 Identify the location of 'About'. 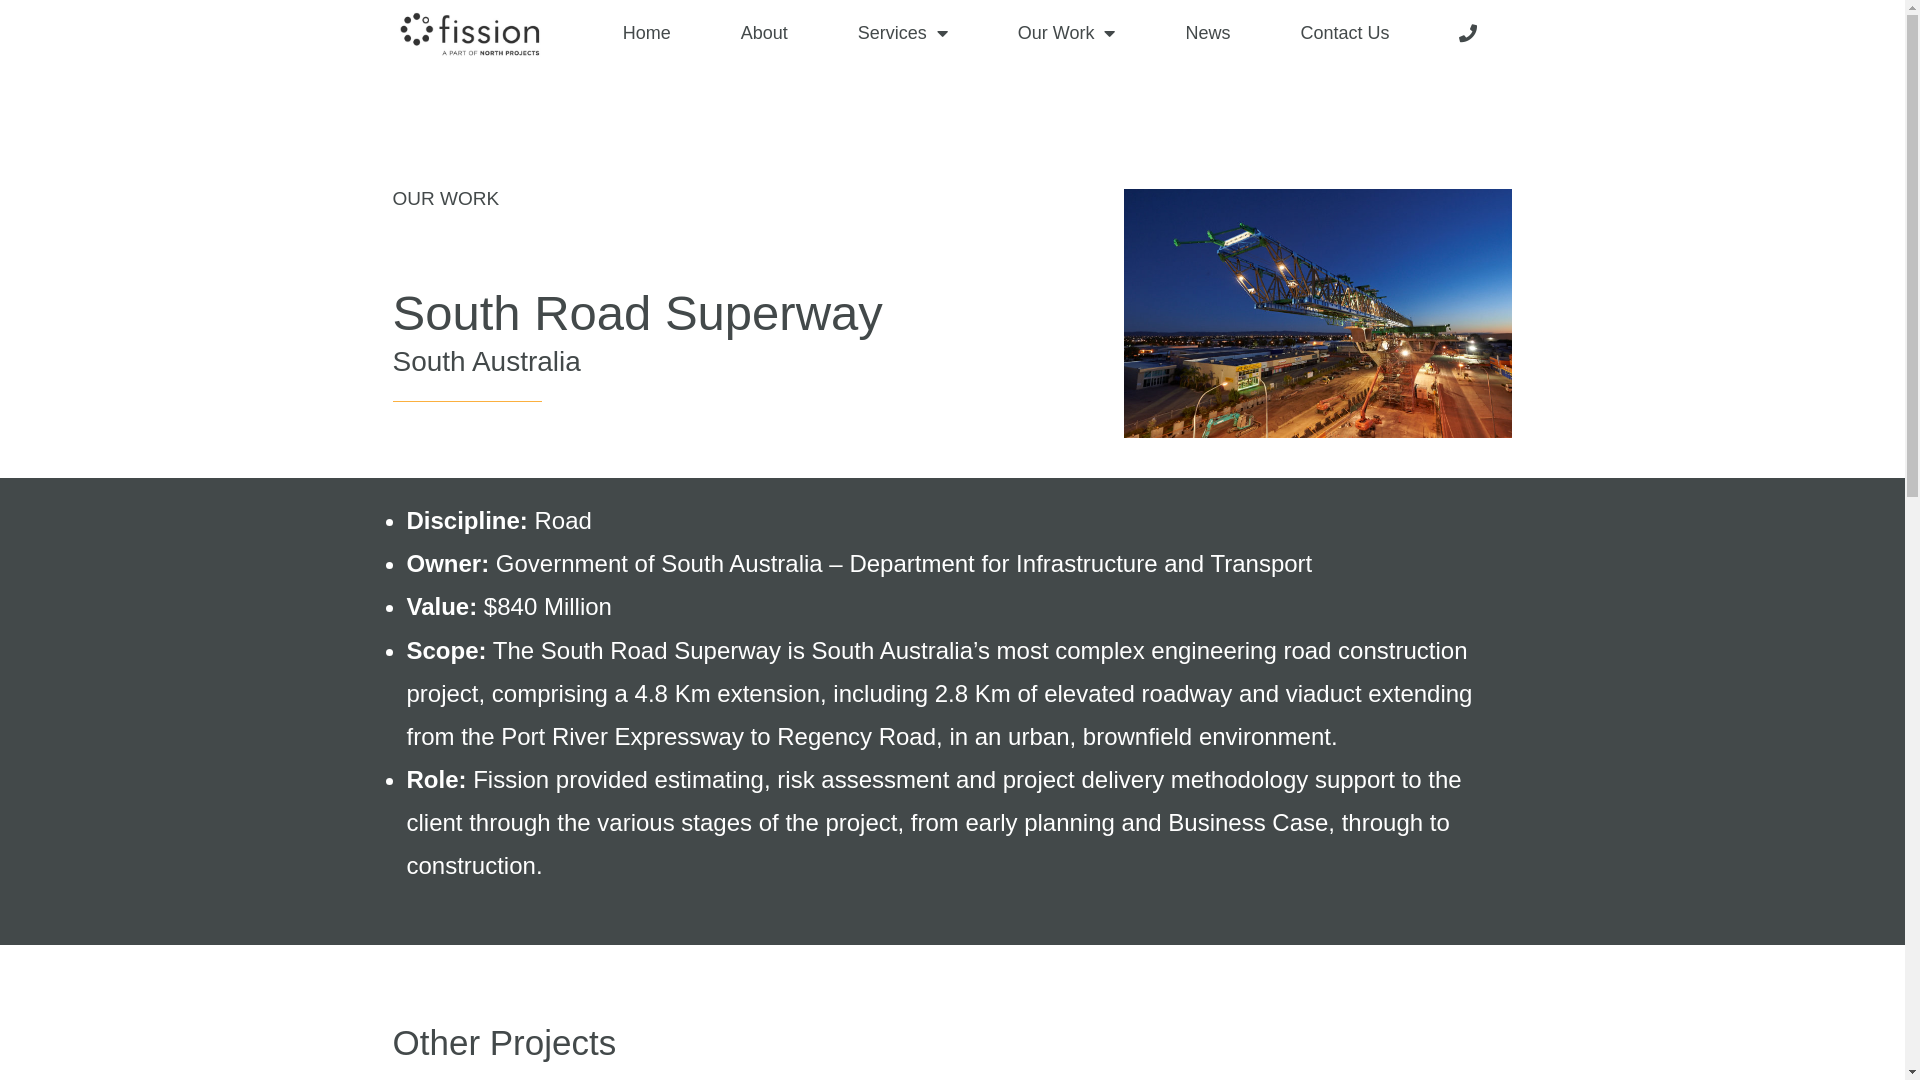
(763, 33).